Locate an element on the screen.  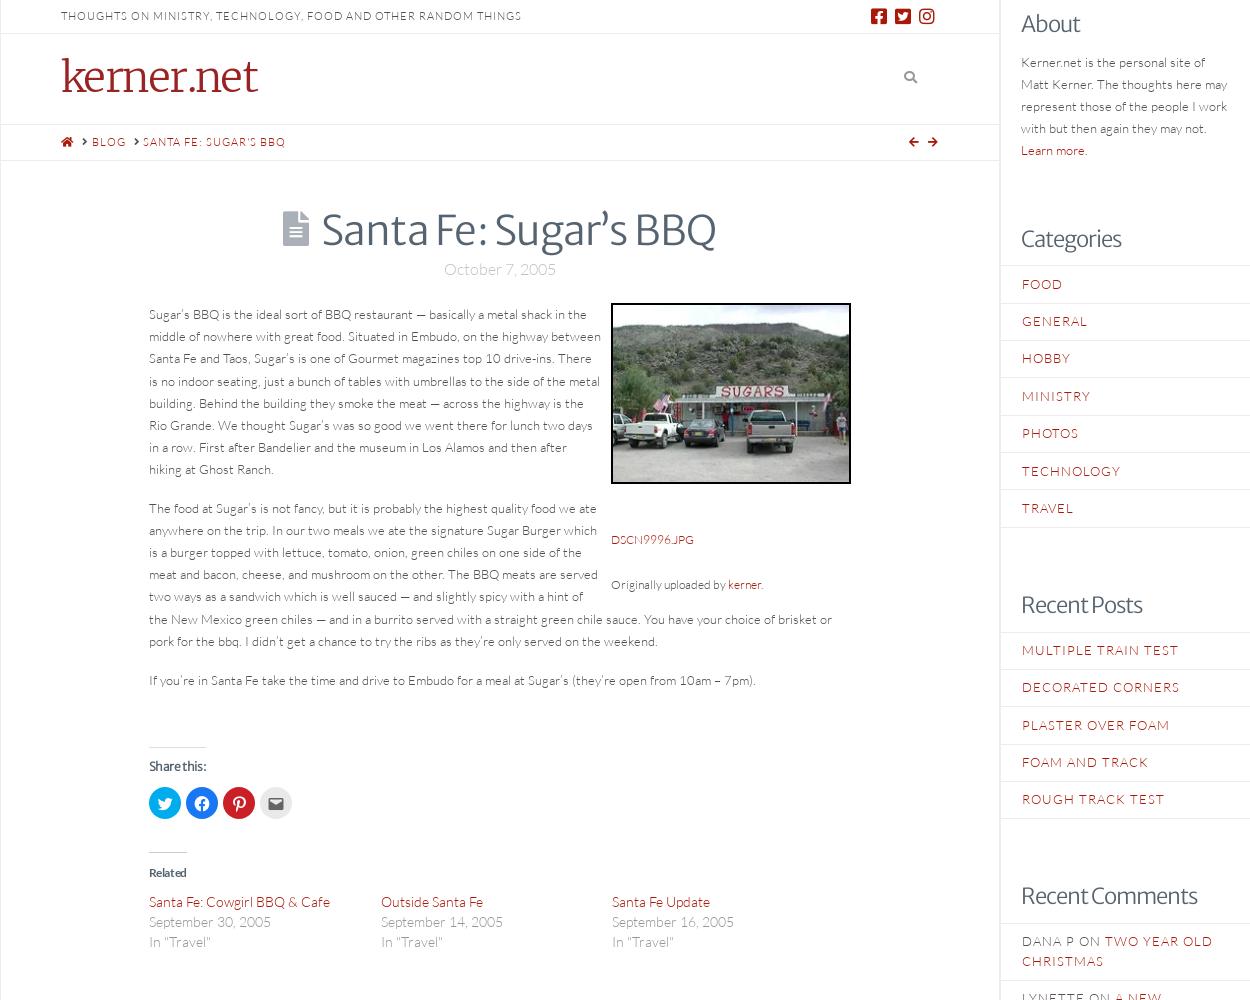
'Hobby' is located at coordinates (1022, 357).